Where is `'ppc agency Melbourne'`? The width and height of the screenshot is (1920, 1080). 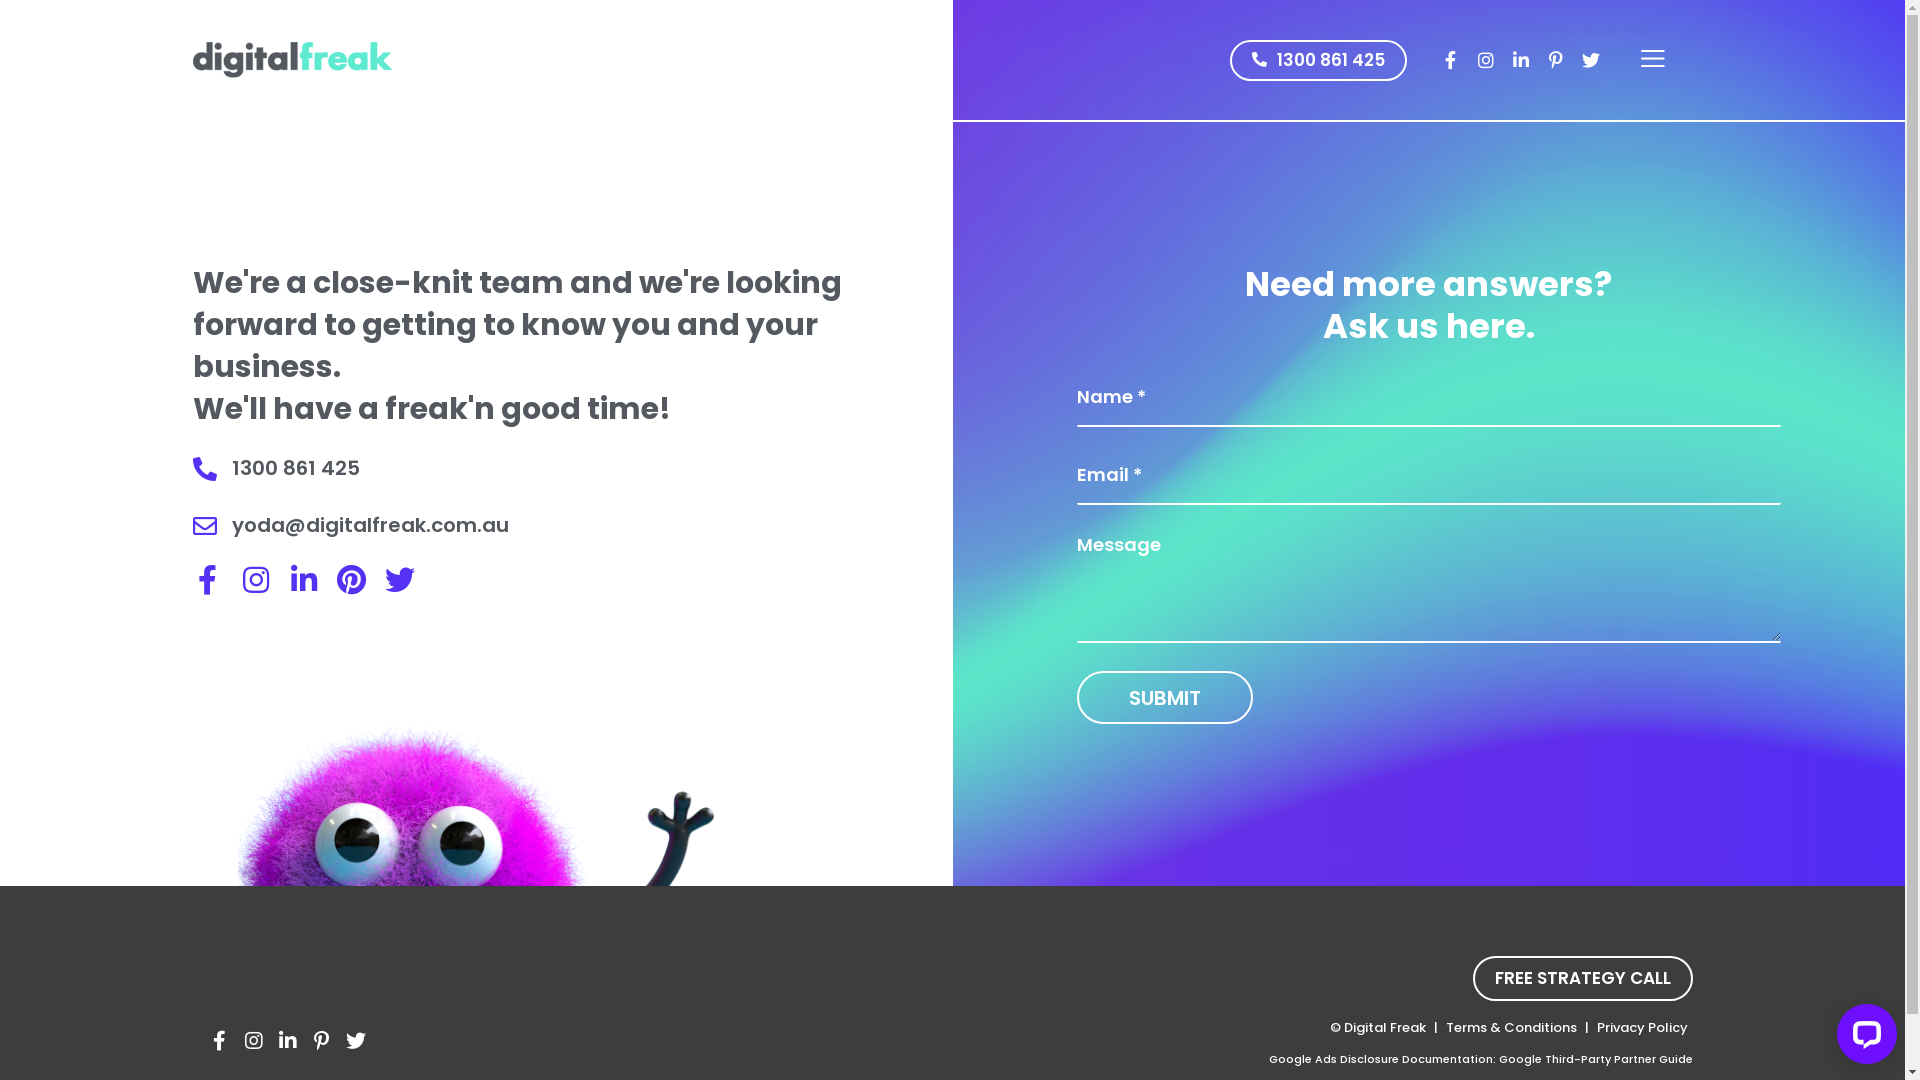
'ppc agency Melbourne' is located at coordinates (291, 59).